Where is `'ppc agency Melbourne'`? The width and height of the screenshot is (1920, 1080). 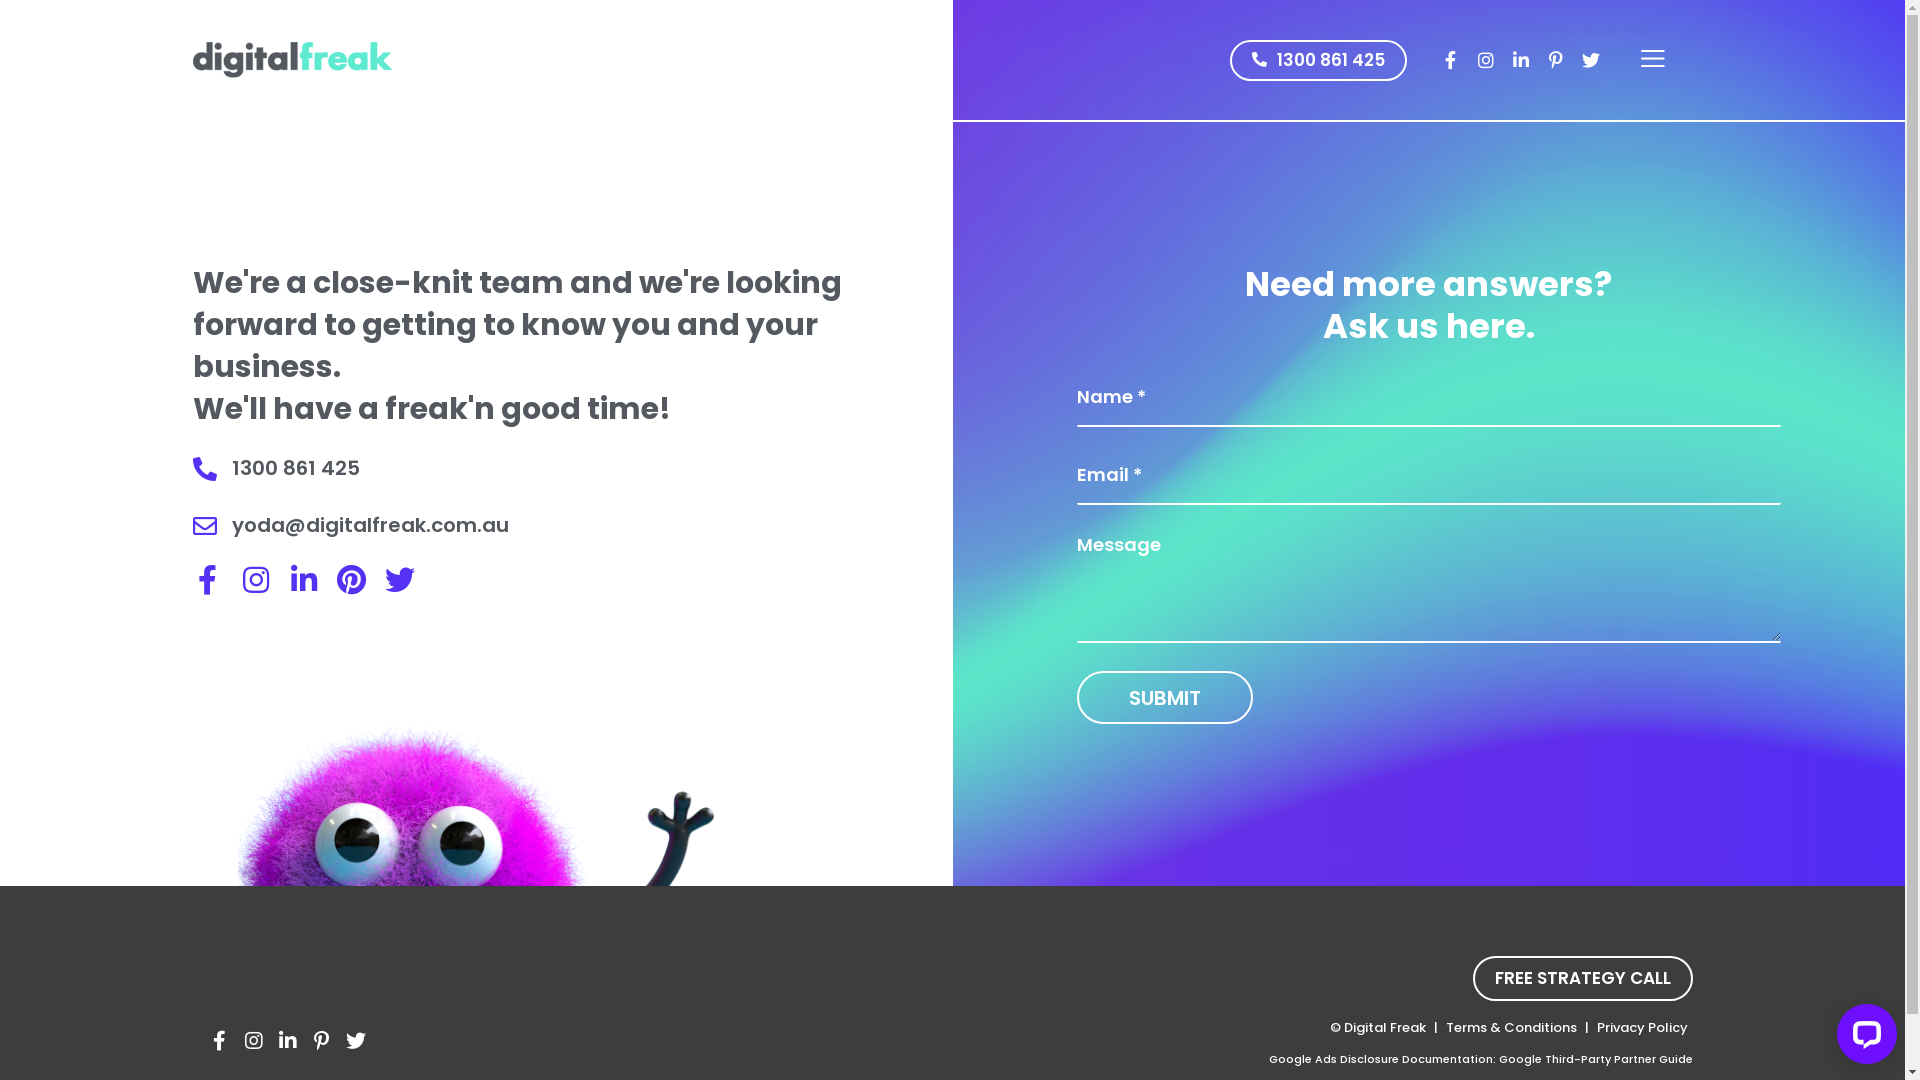
'ppc agency Melbourne' is located at coordinates (291, 59).